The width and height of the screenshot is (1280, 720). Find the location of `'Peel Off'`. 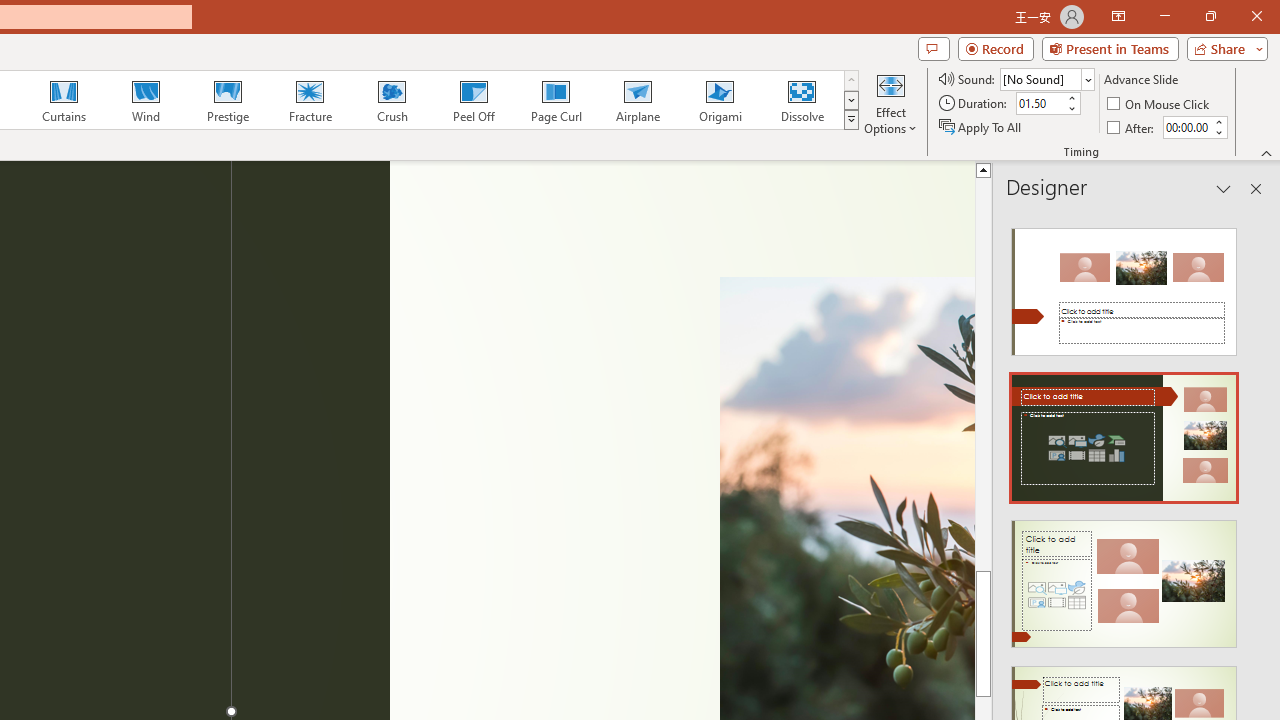

'Peel Off' is located at coordinates (472, 100).